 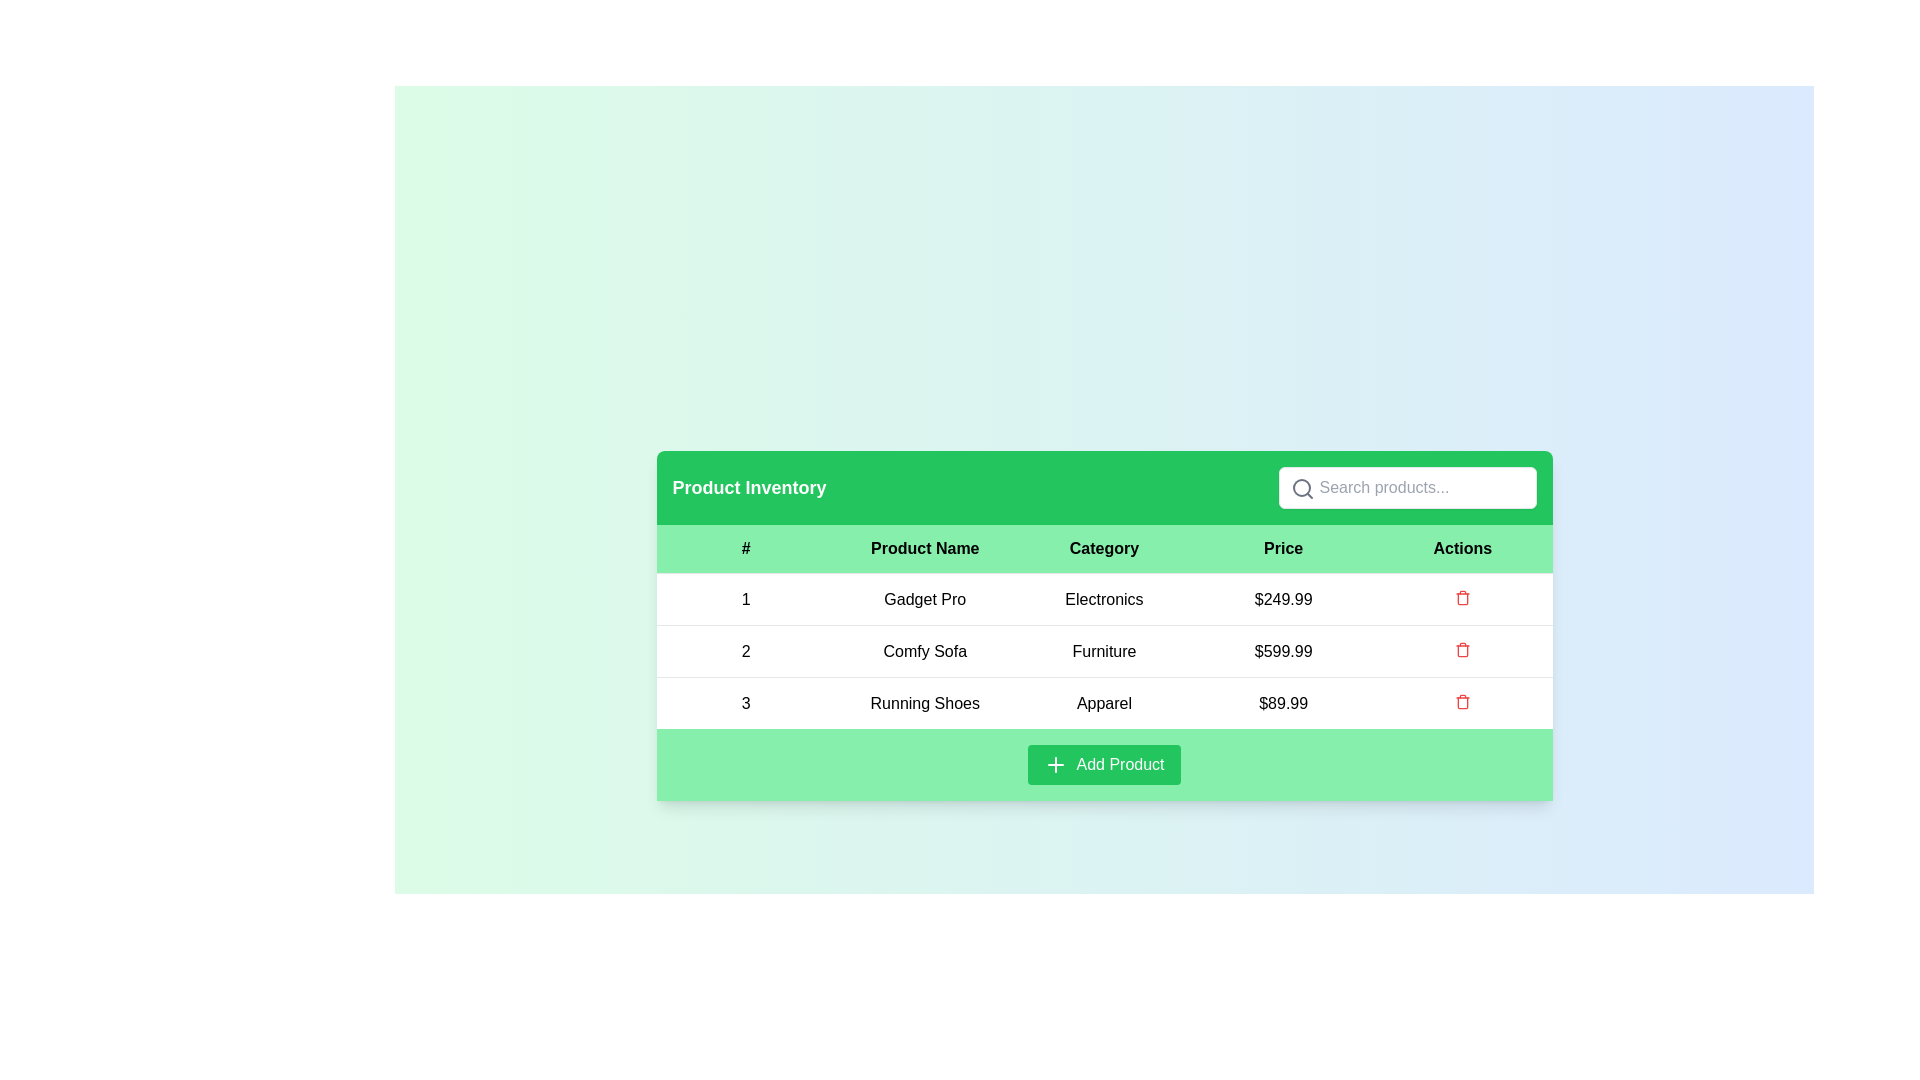 What do you see at coordinates (1103, 651) in the screenshot?
I see `the static text label displaying 'Furniture' in the second row of the 'Product Inventory' table, which shows the category of the product 'Comfy Sofa'` at bounding box center [1103, 651].